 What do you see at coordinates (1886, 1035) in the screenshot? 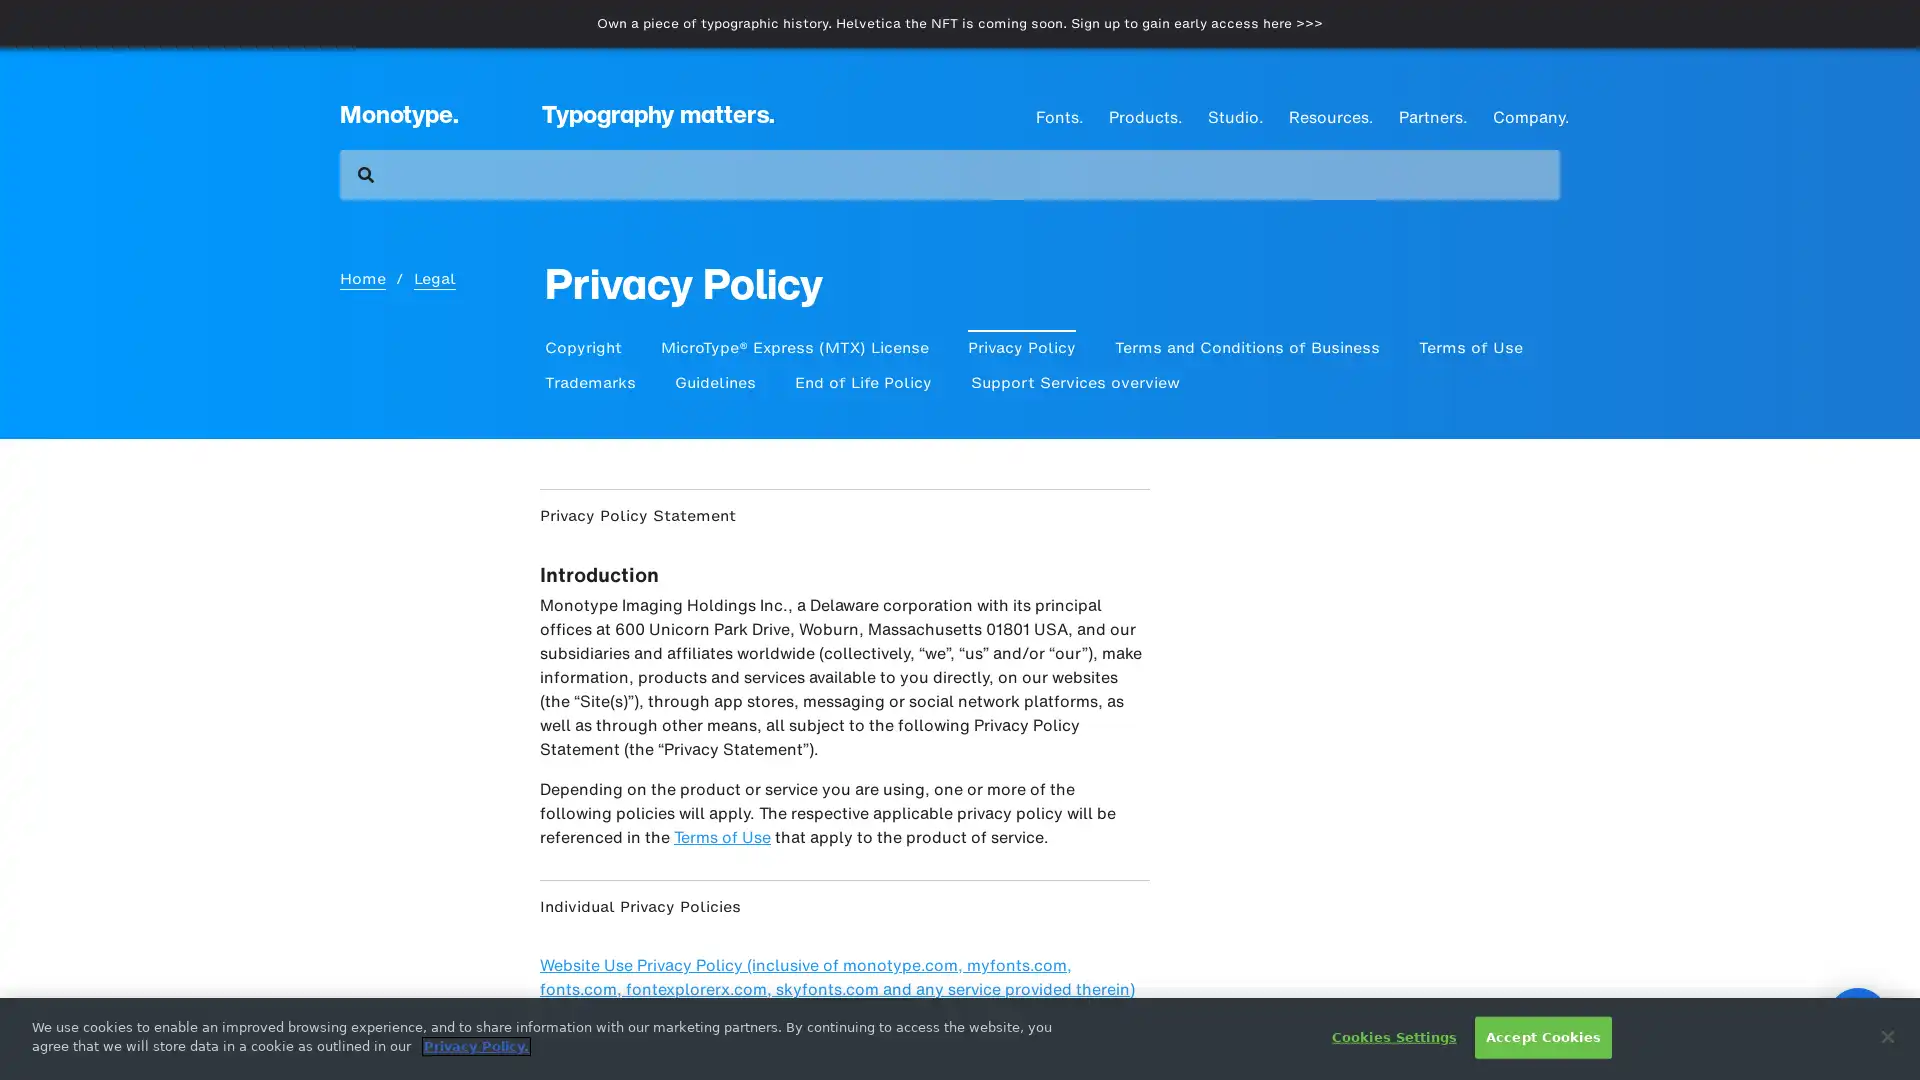
I see `Close` at bounding box center [1886, 1035].